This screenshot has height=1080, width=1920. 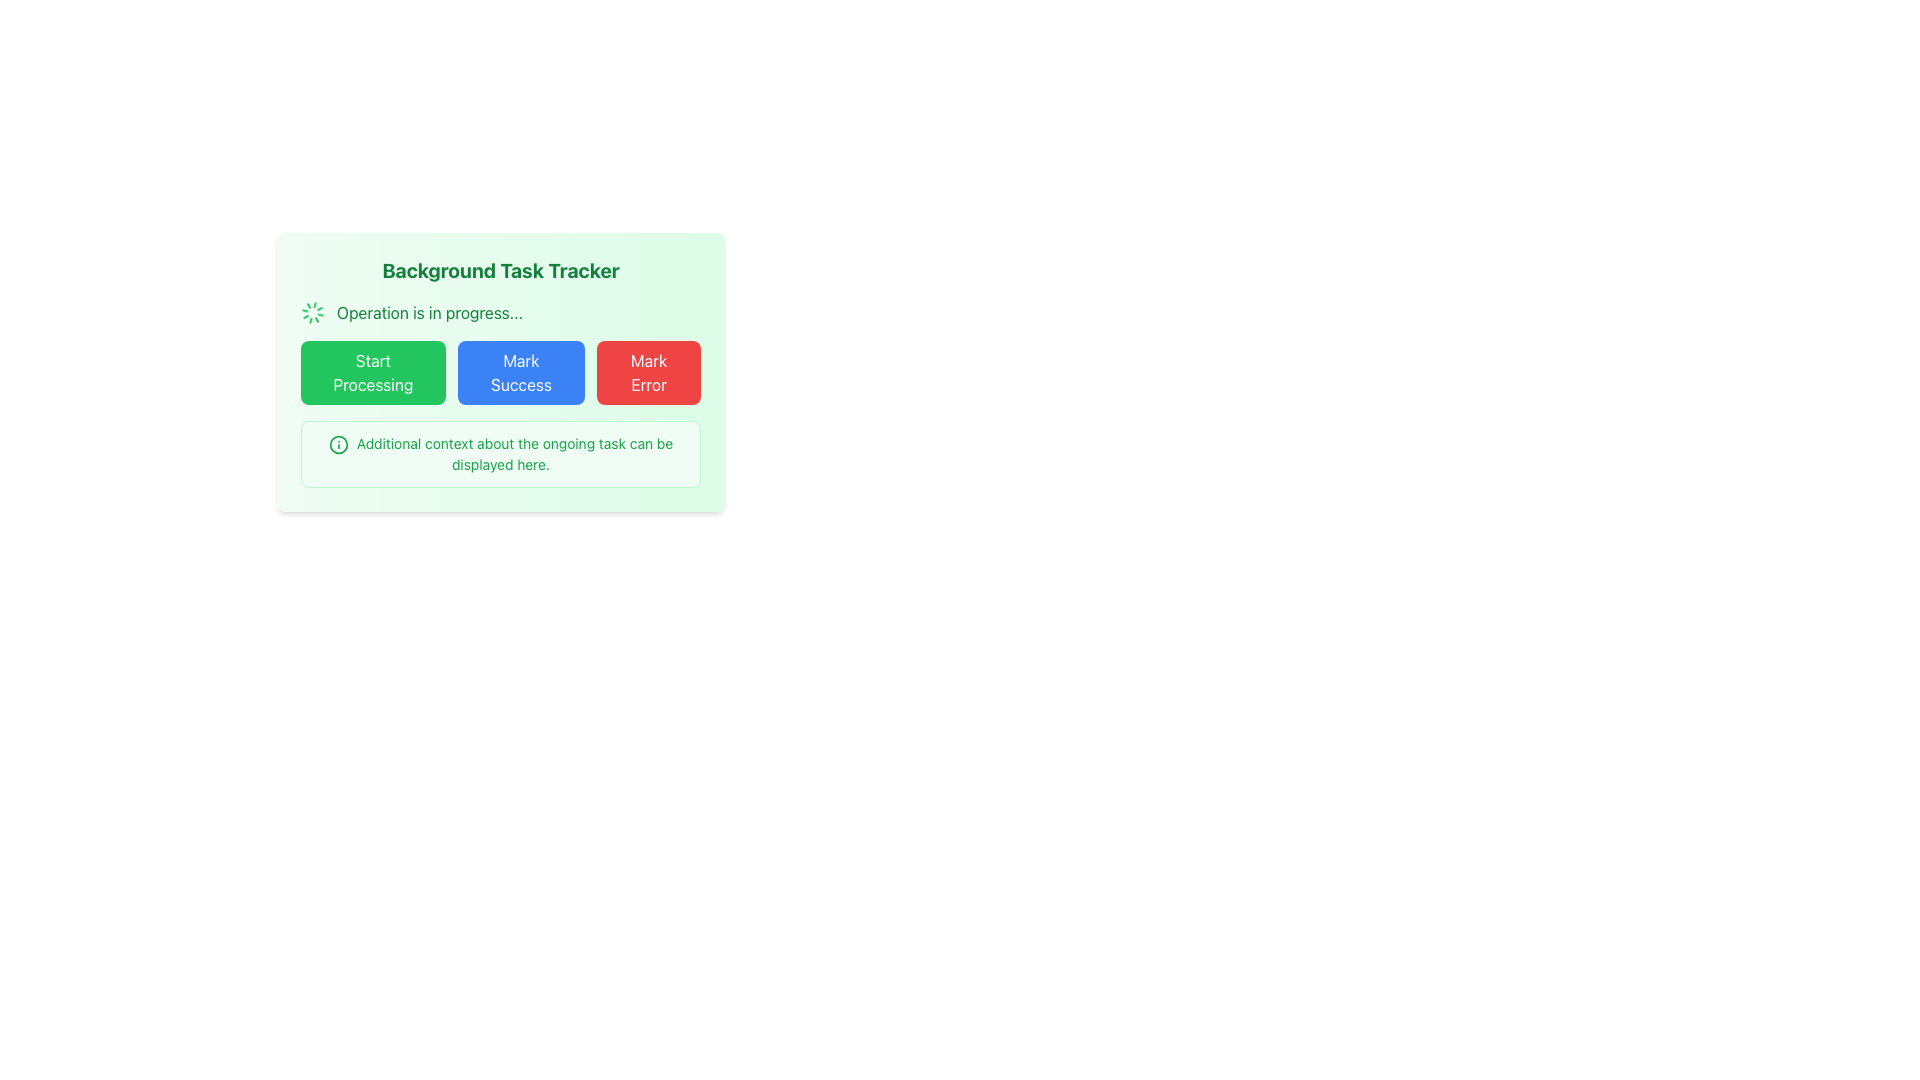 I want to click on the green animated loader icon indicating ongoing background processing, located at the top-left section of the background task tracker interface, so click(x=311, y=312).